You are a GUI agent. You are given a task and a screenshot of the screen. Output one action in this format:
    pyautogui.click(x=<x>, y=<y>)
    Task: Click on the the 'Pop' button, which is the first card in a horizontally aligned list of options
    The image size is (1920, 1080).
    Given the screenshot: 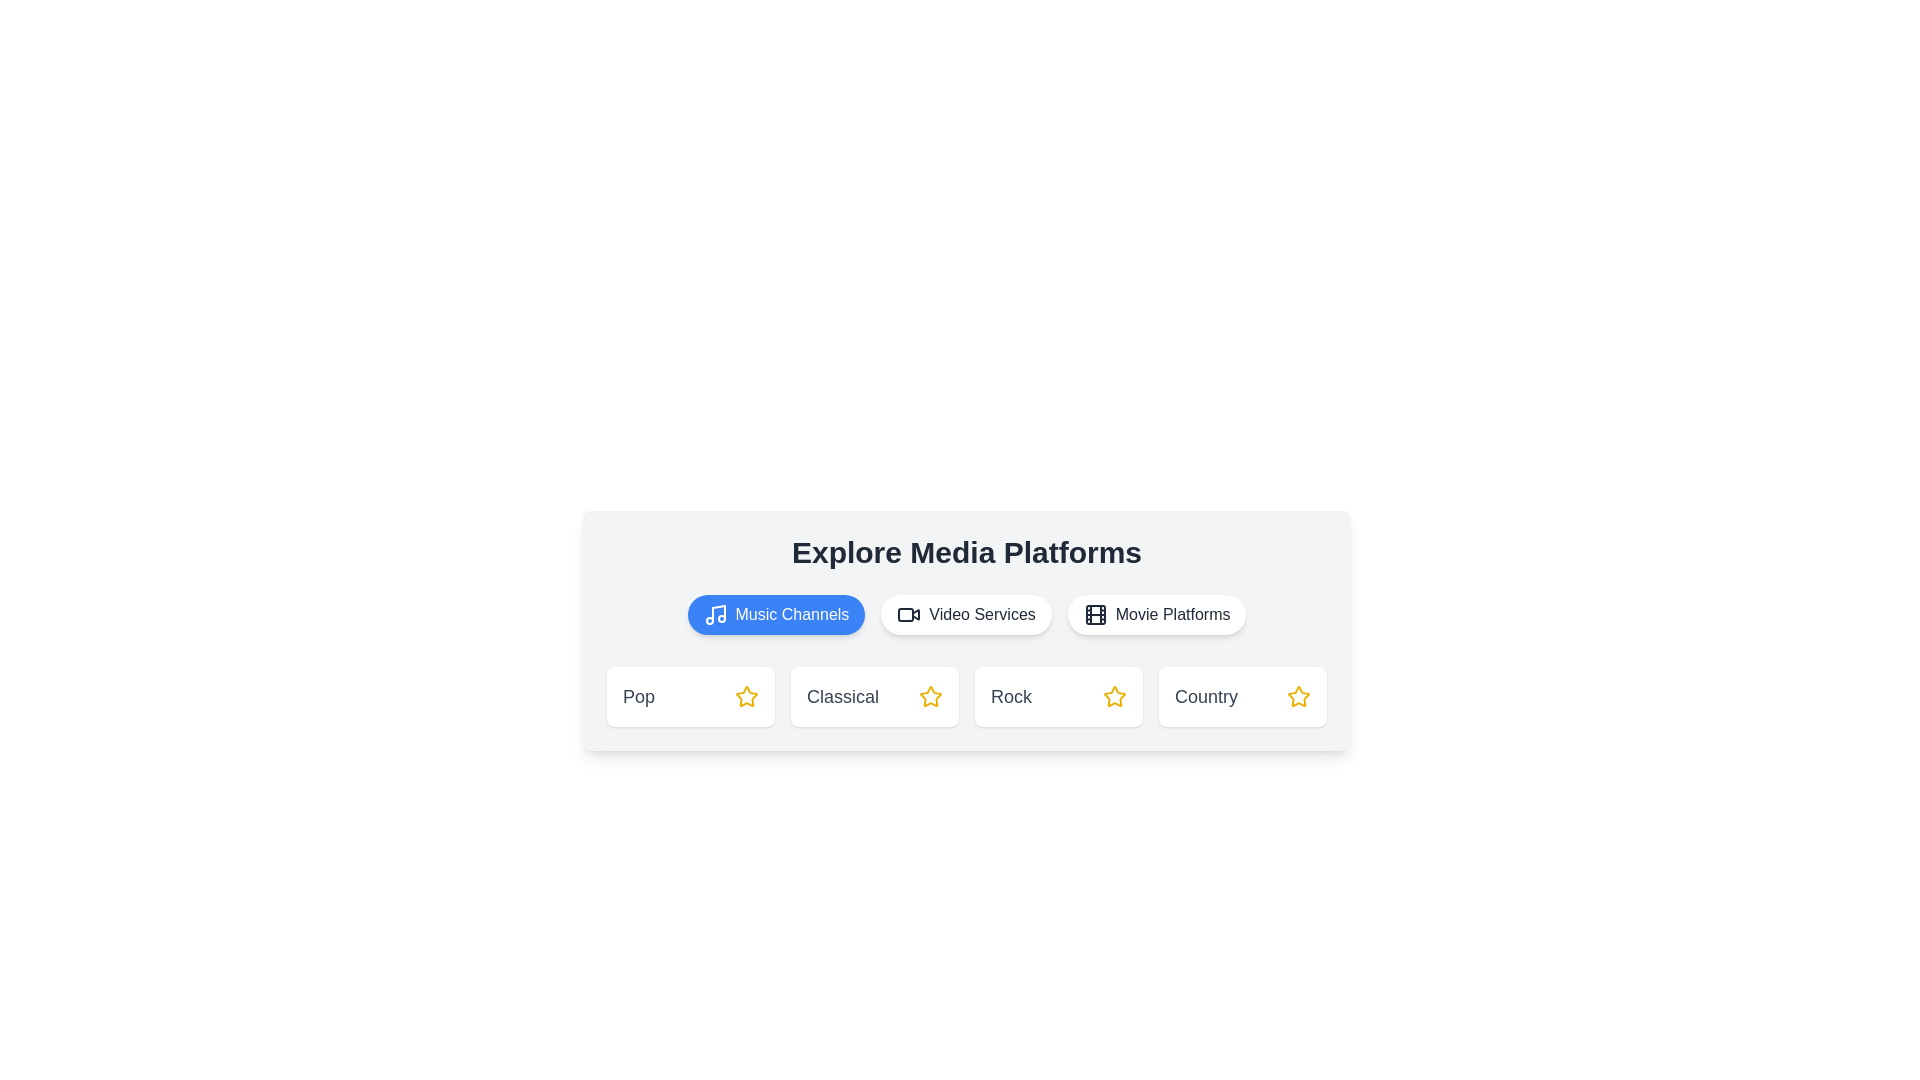 What is the action you would take?
    pyautogui.click(x=691, y=696)
    